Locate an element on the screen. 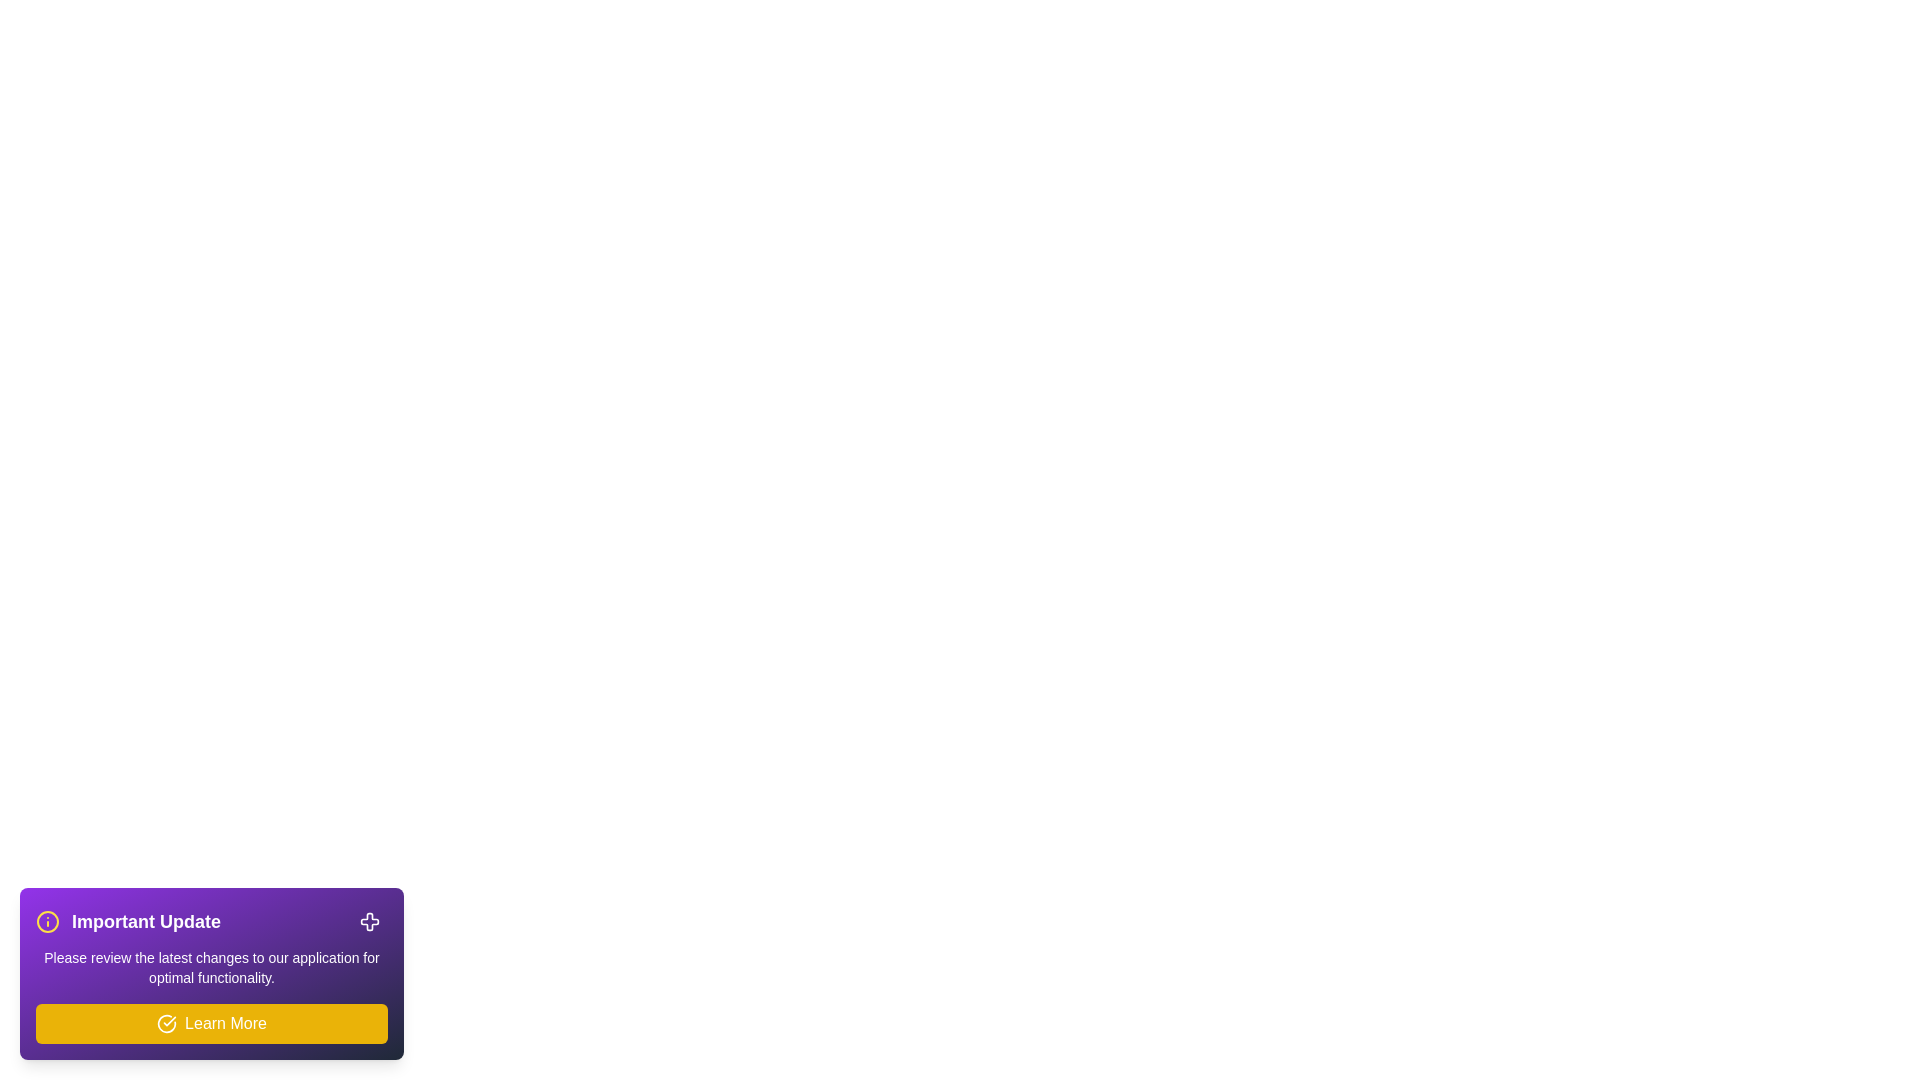 This screenshot has height=1080, width=1920. the button Close to observe its hover effect is located at coordinates (369, 921).